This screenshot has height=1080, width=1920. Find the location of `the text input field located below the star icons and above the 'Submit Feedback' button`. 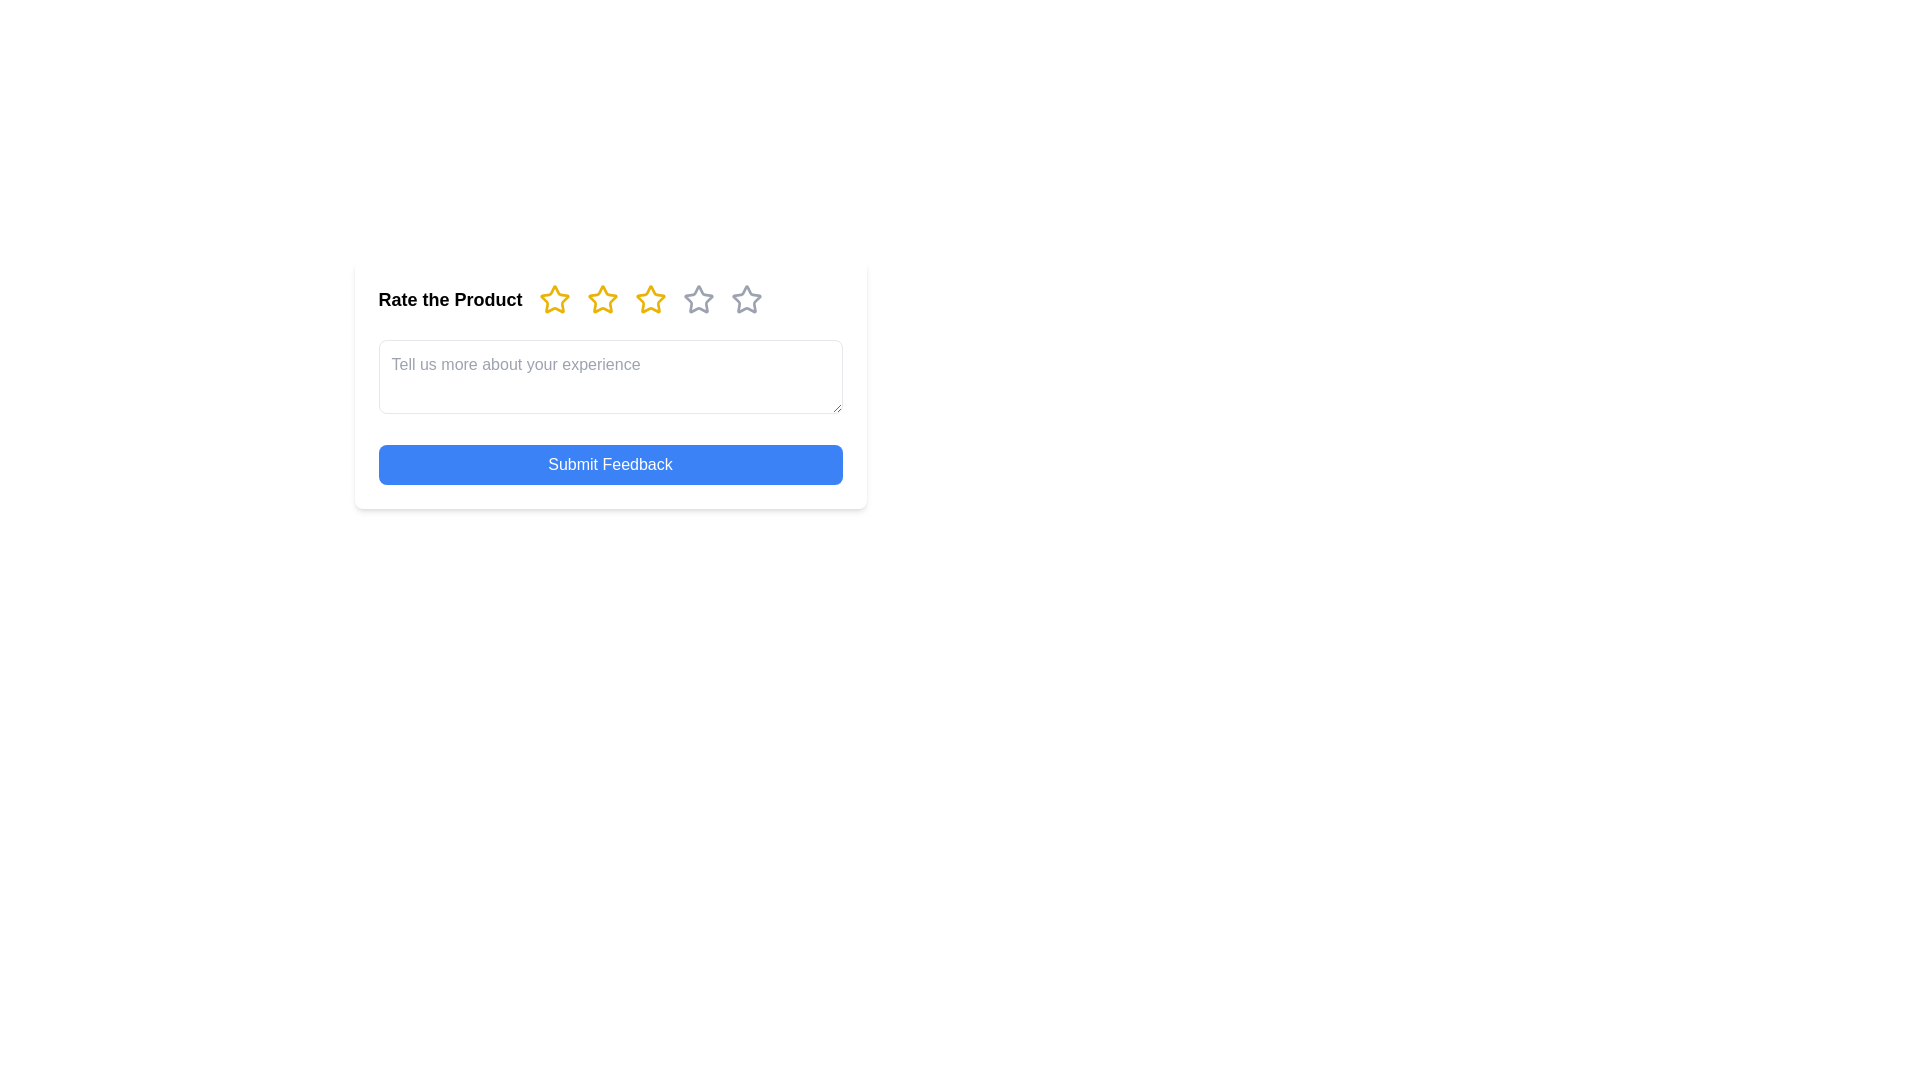

the text input field located below the star icons and above the 'Submit Feedback' button is located at coordinates (609, 377).